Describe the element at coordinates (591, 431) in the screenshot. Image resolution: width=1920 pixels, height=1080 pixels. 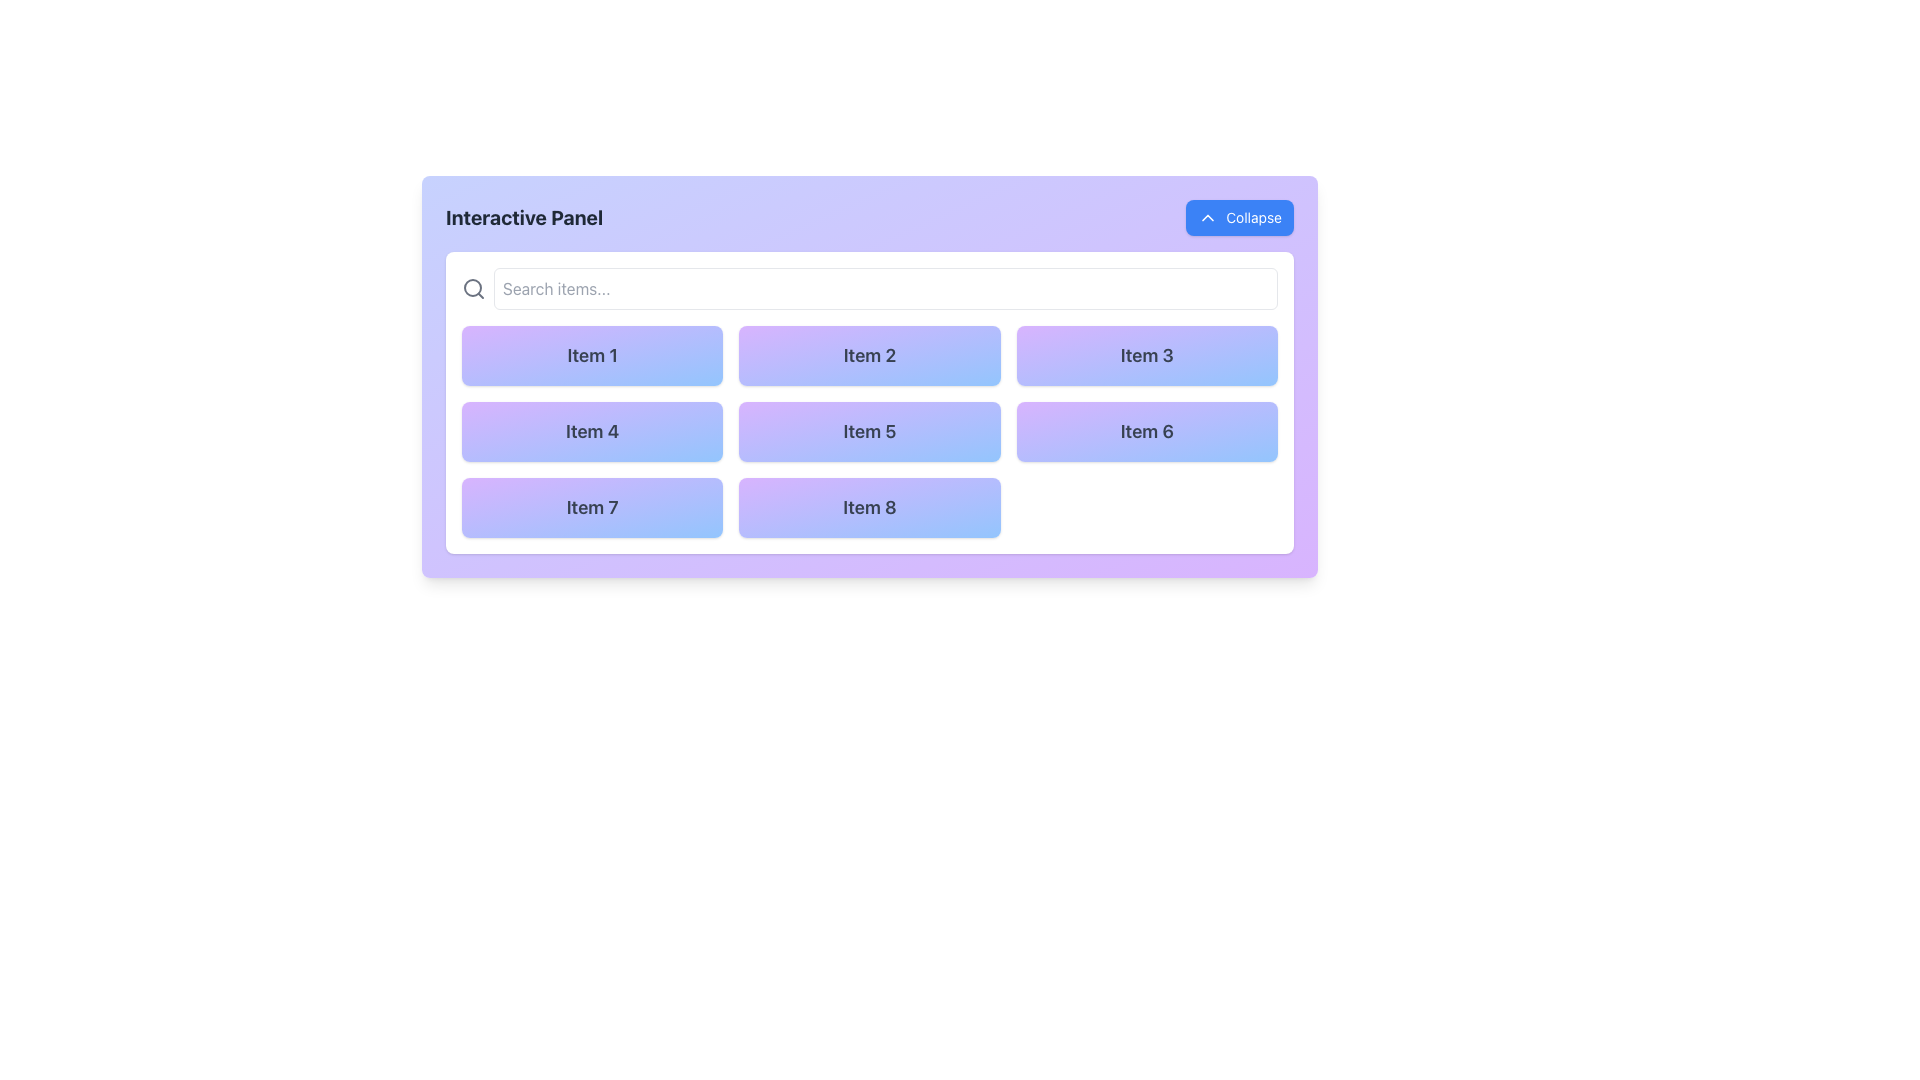
I see `the Card element displaying the label 'Item 4' which is part of a grid layout, located in the middle left area directly beneath 'Item 1' and adjacent to 'Item 5'` at that location.